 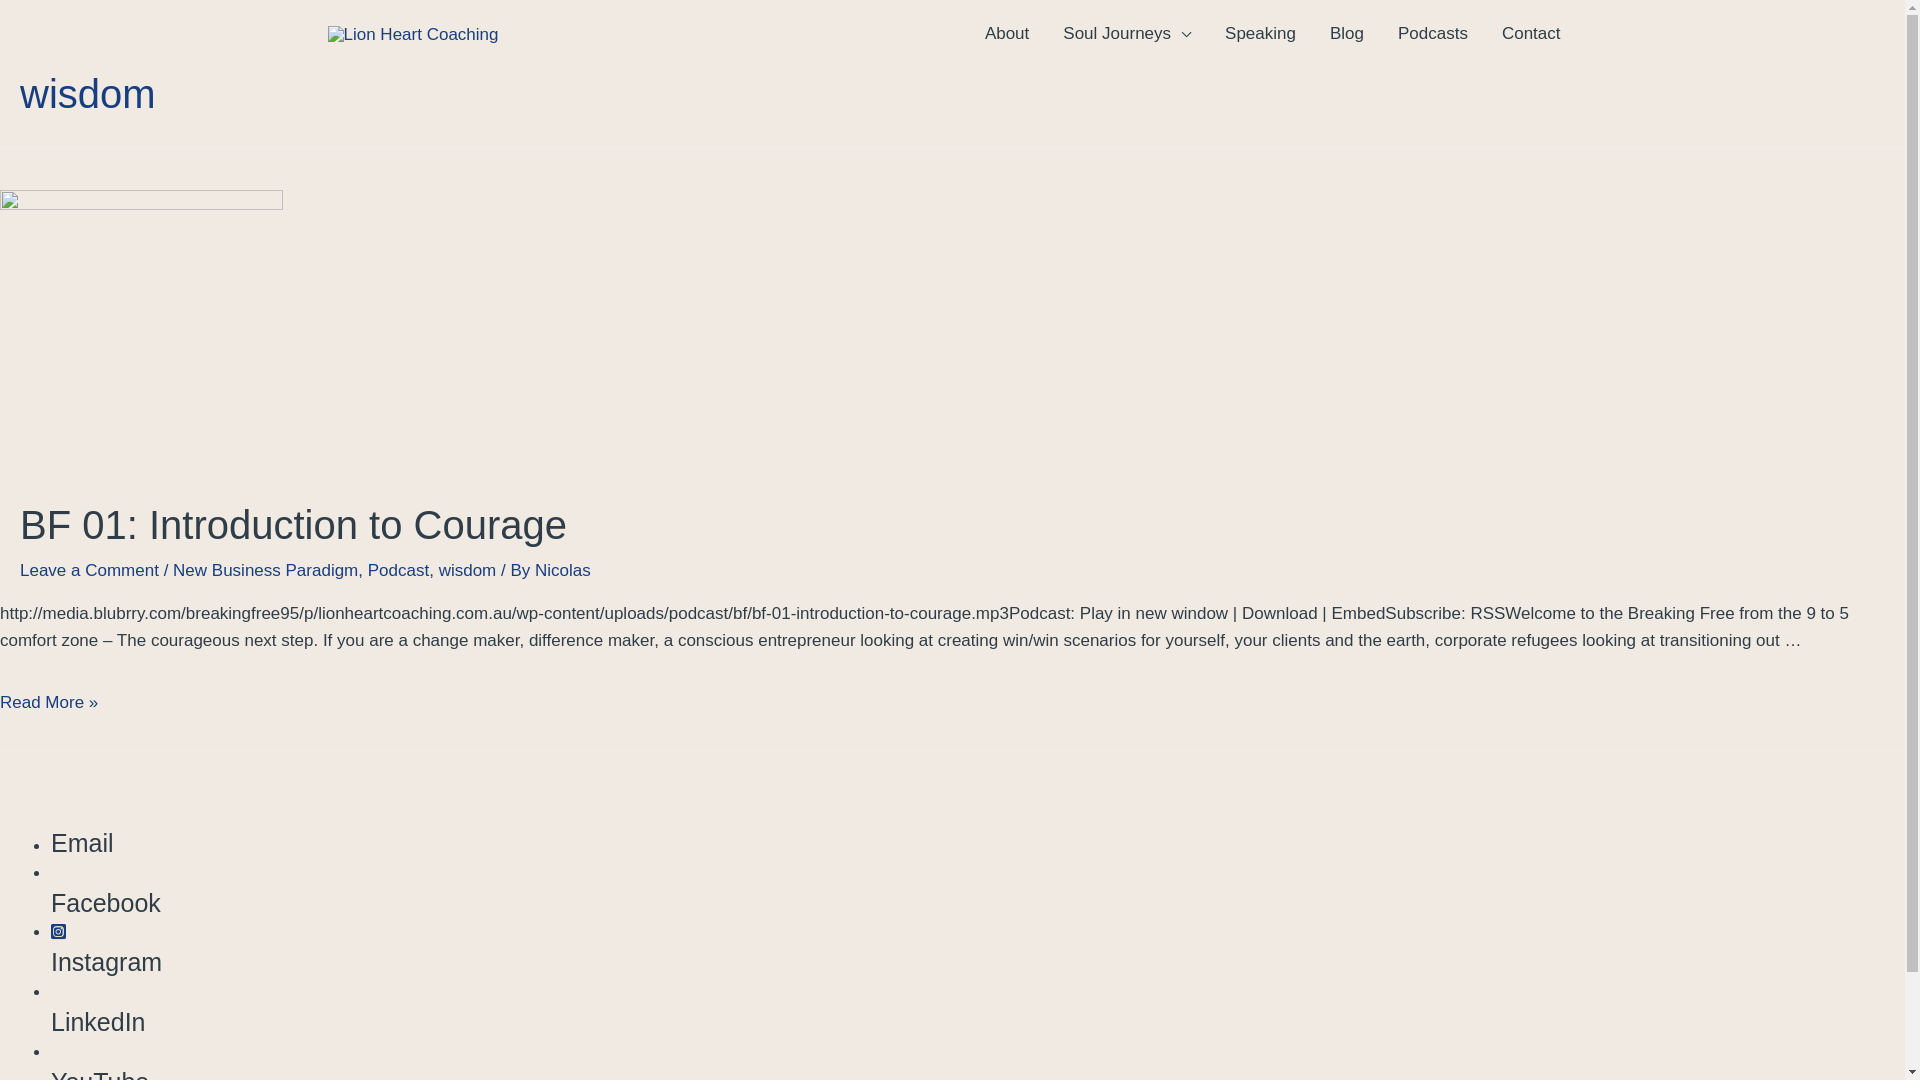 I want to click on 'Email', so click(x=51, y=843).